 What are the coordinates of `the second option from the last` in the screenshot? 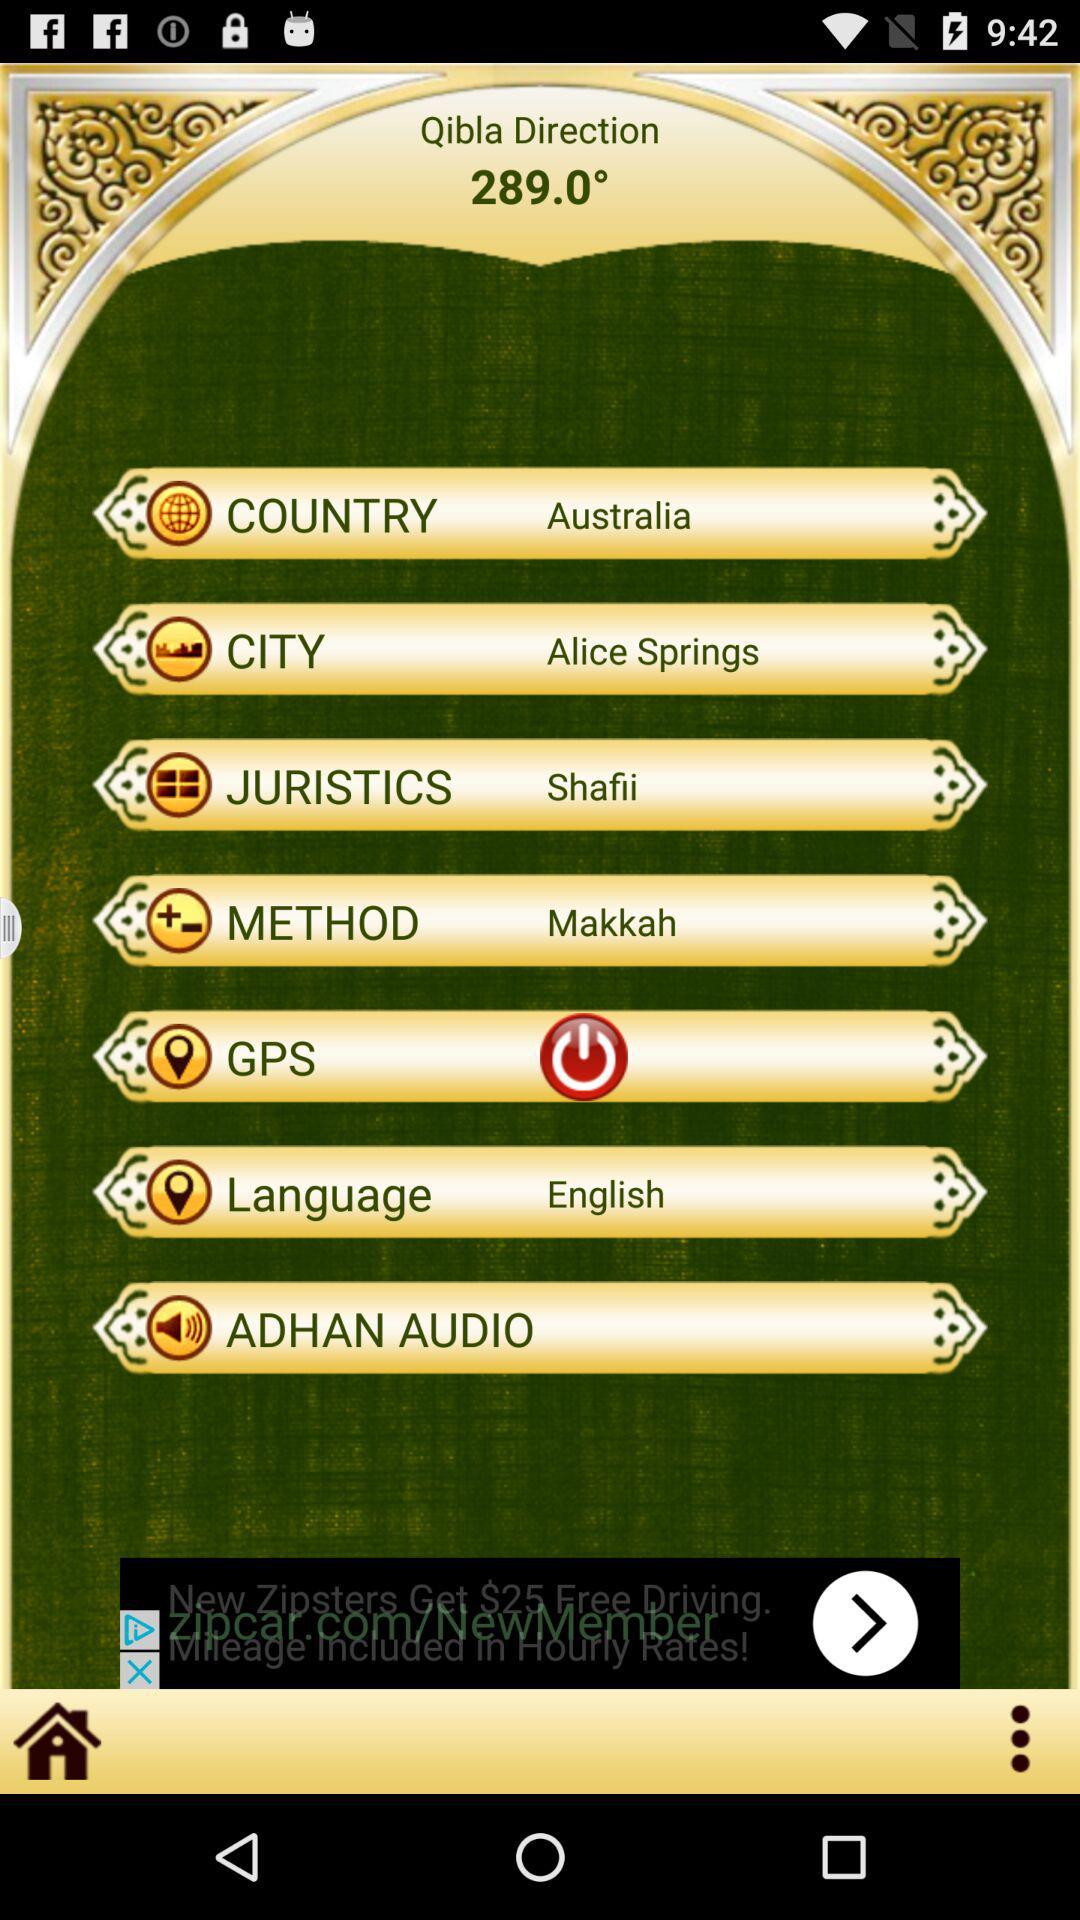 It's located at (540, 1193).